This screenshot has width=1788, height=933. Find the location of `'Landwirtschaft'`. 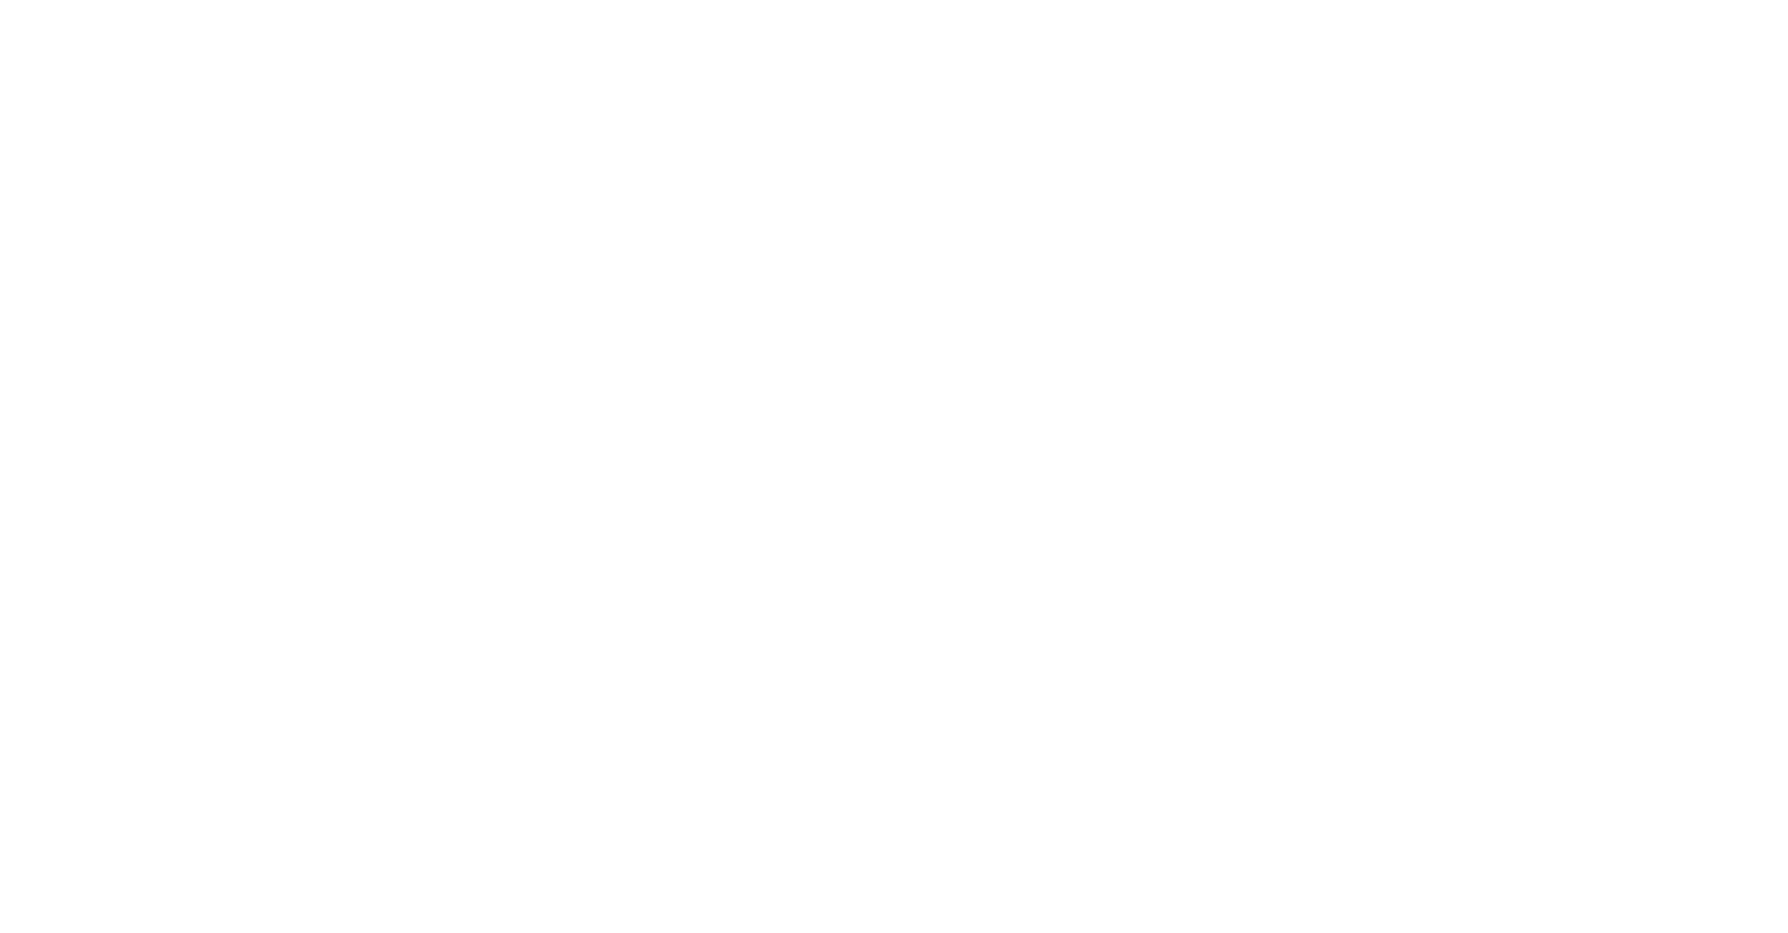

'Landwirtschaft' is located at coordinates (1730, 214).